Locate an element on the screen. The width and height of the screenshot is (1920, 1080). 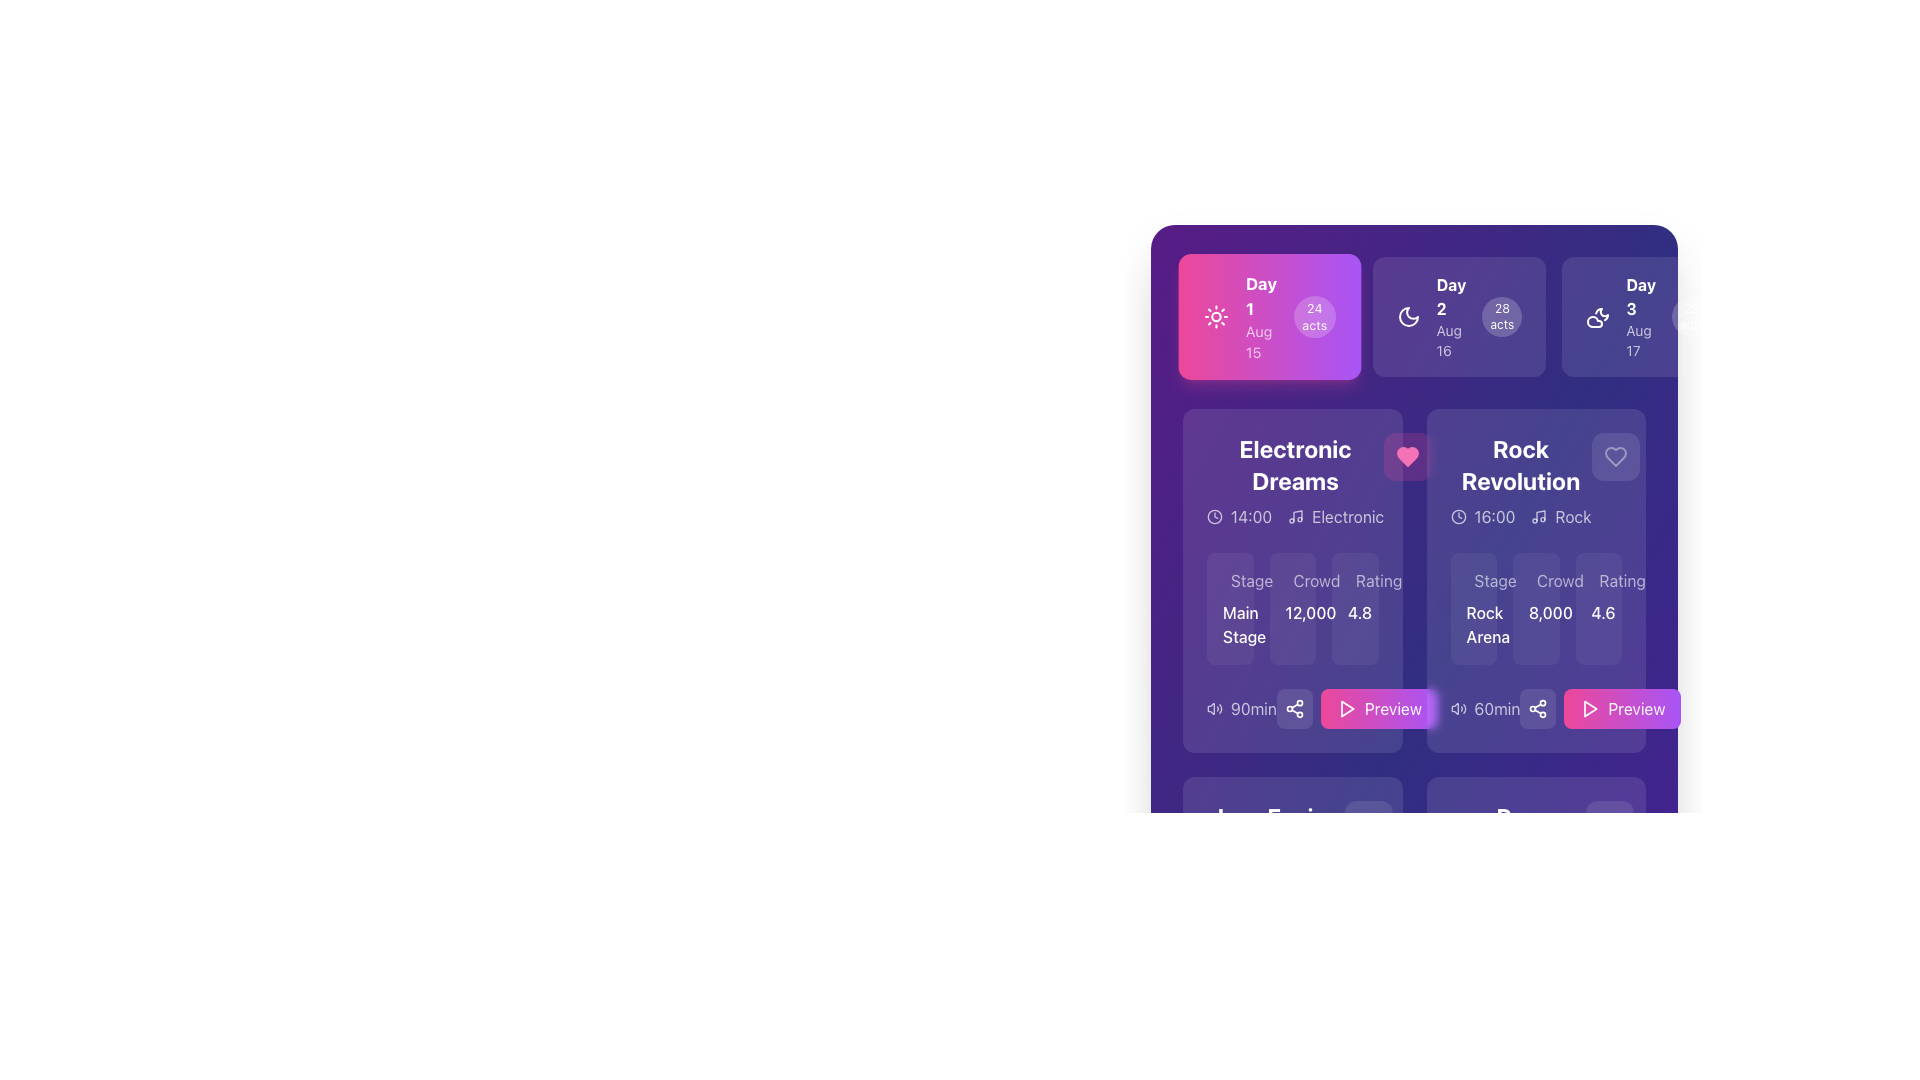
the static text label that indicates the rating value for the 'Rock Revolution' event, located towards the right section of the application, aligned horizontally with 'Stage' and 'Crowd' labels is located at coordinates (1622, 581).